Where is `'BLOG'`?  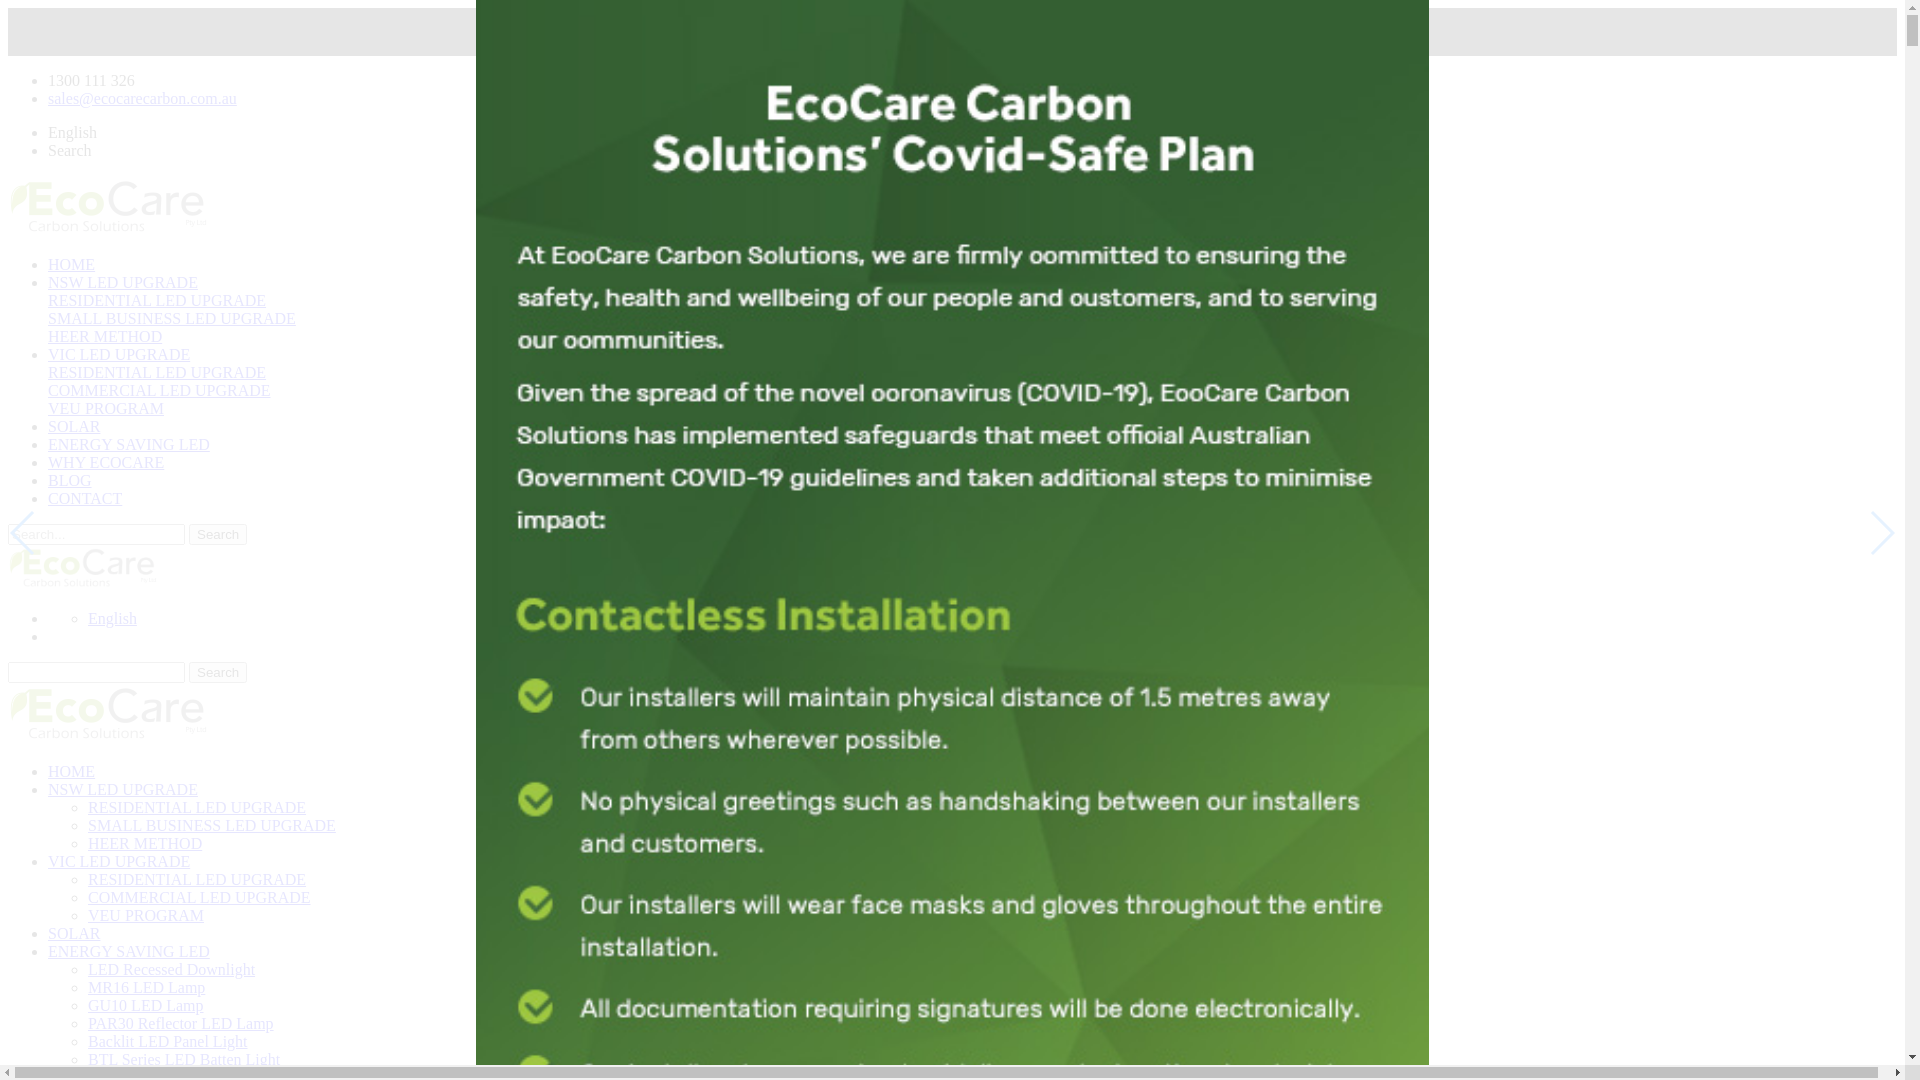 'BLOG' is located at coordinates (70, 480).